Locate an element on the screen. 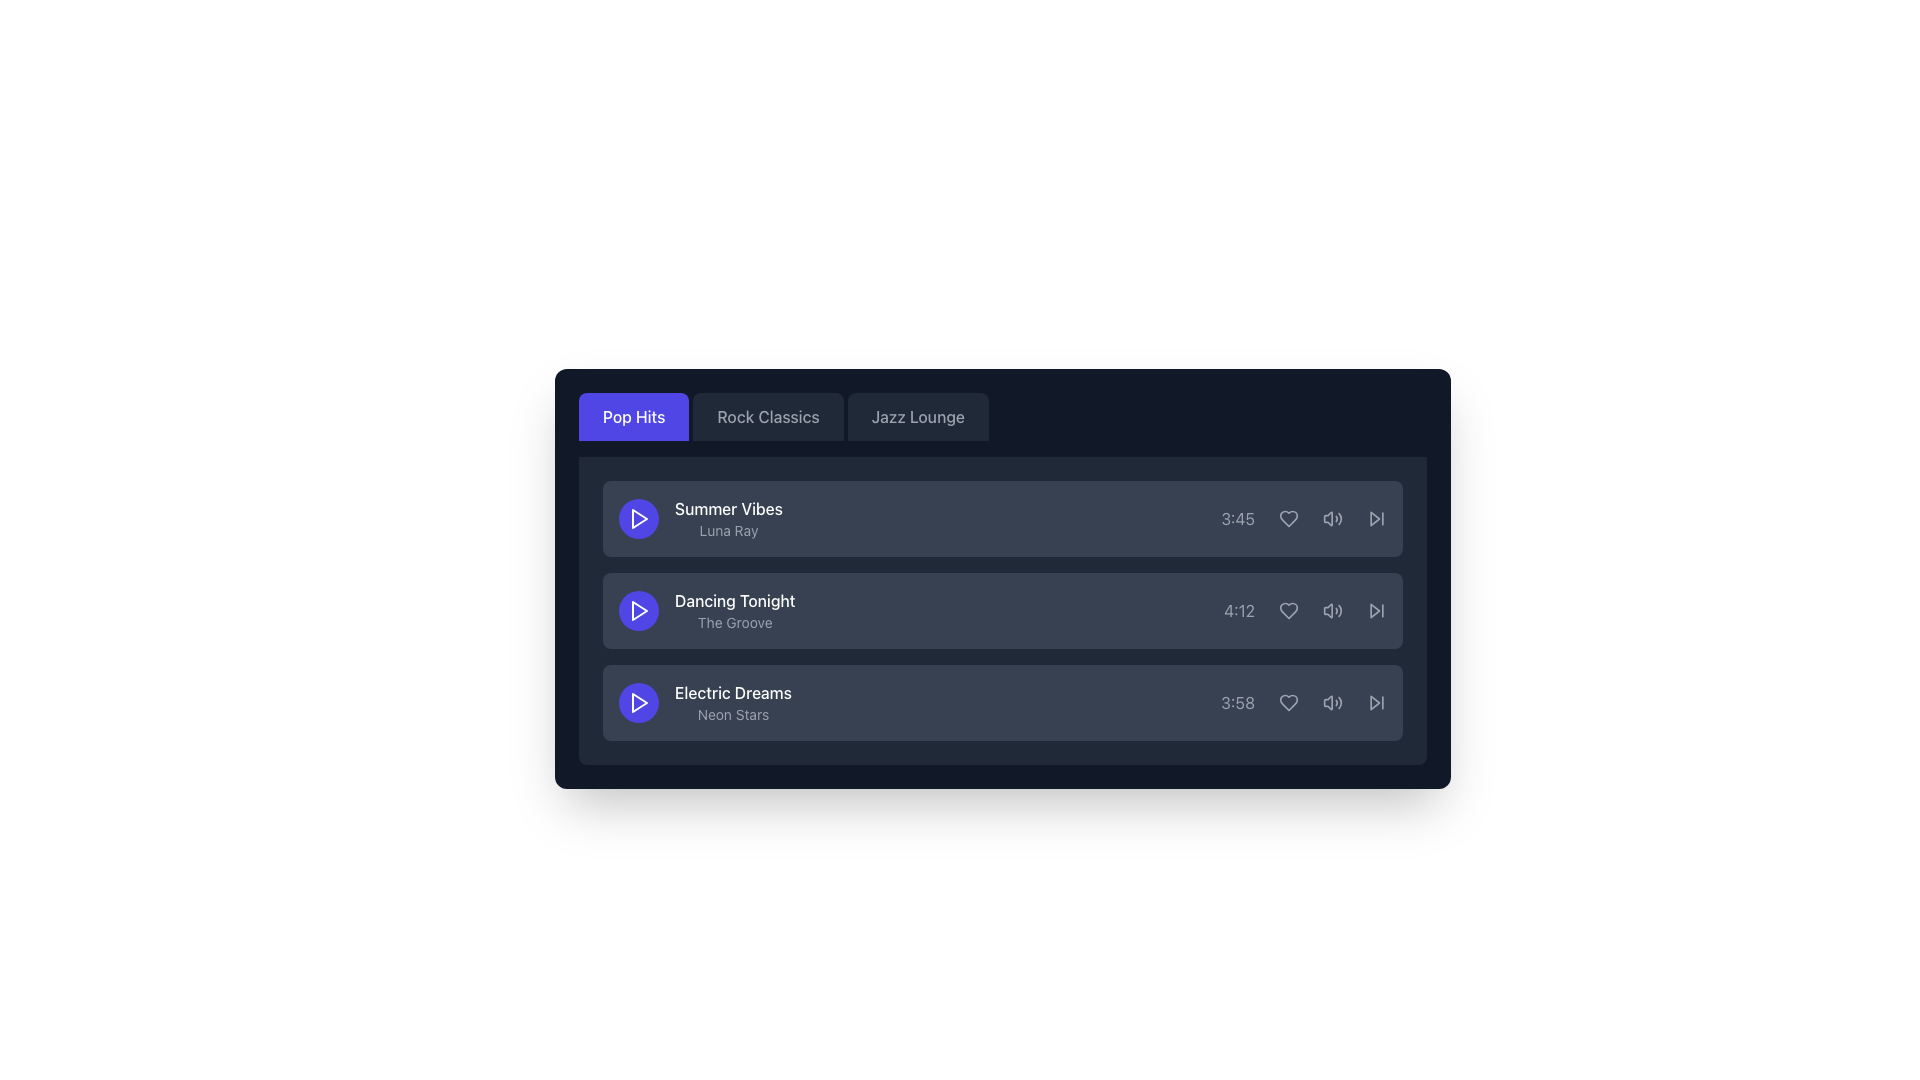  the text label providing information about the artist 'Luna Ray' for the song 'Summer Vibes', which is located immediately below the title 'Summer Vibes' is located at coordinates (728, 530).